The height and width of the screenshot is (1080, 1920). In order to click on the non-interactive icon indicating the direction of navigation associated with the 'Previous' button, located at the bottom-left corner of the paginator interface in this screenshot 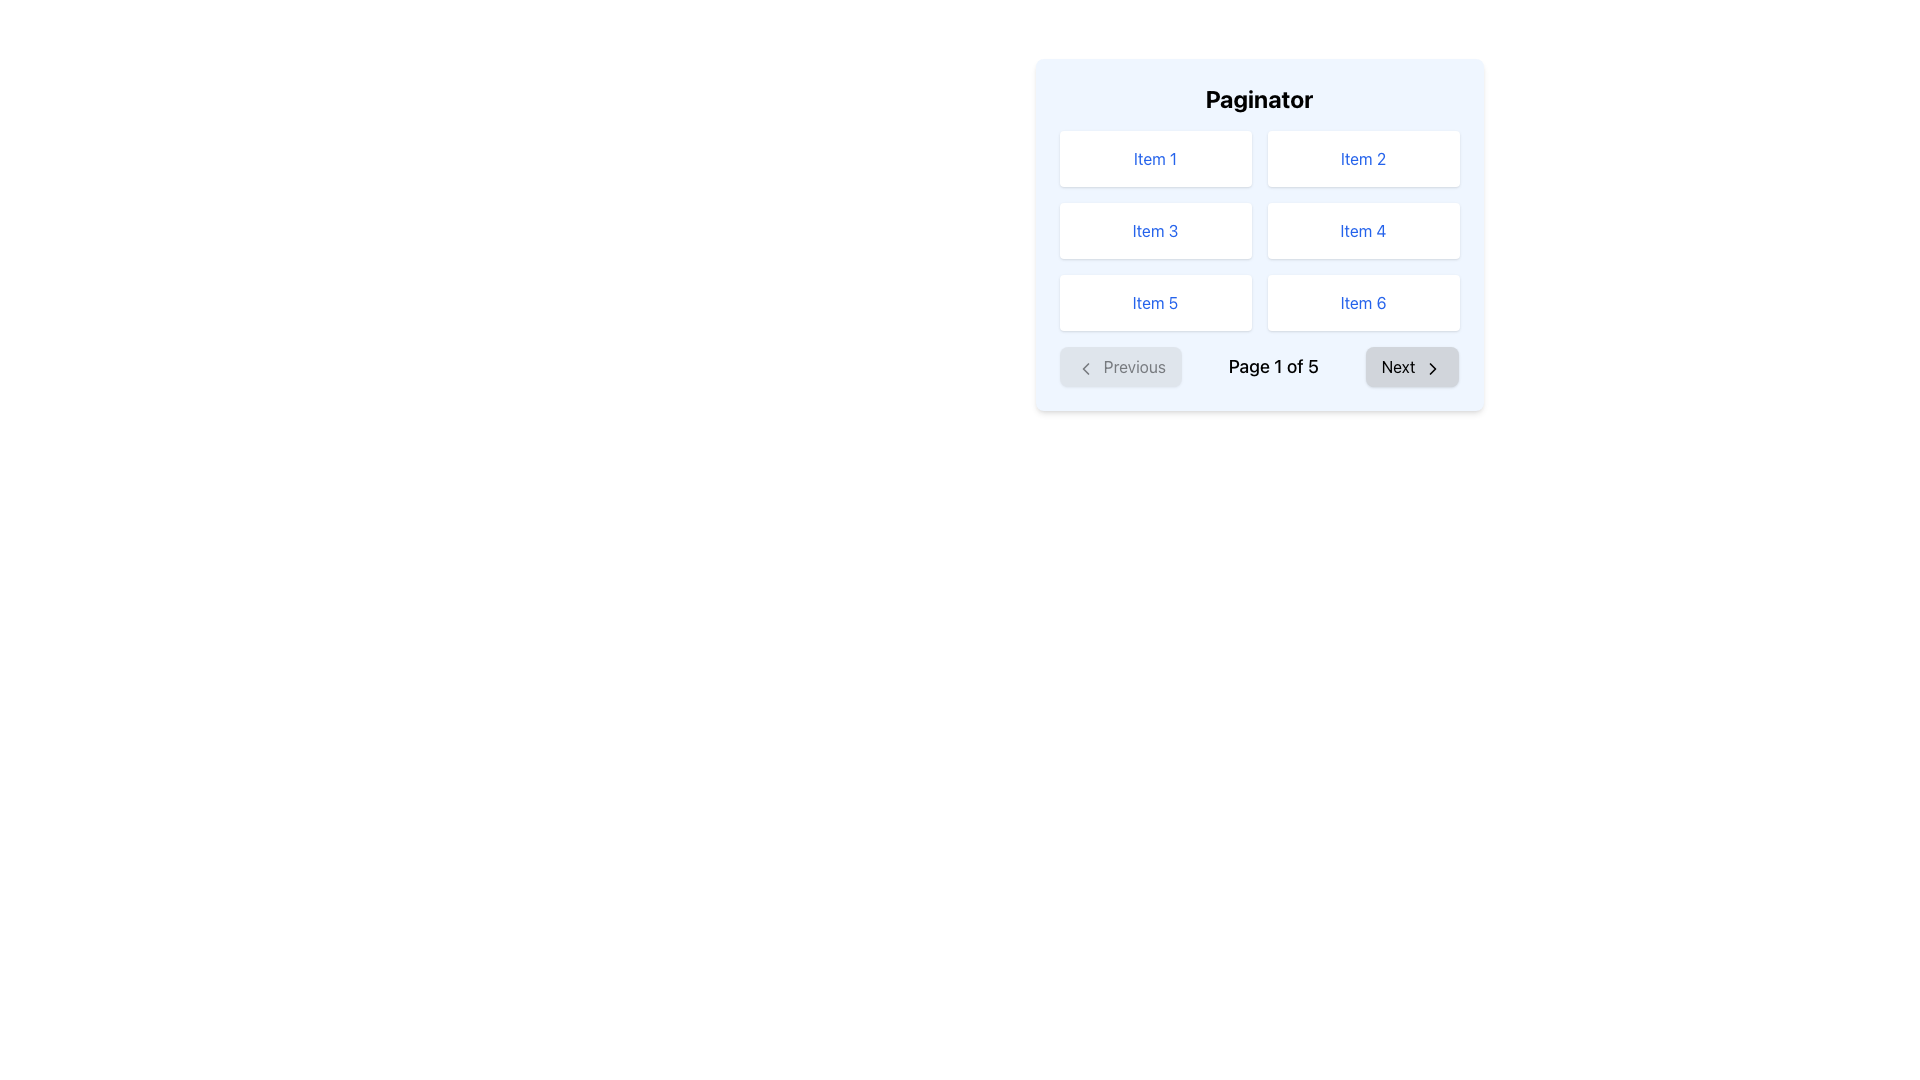, I will do `click(1084, 368)`.